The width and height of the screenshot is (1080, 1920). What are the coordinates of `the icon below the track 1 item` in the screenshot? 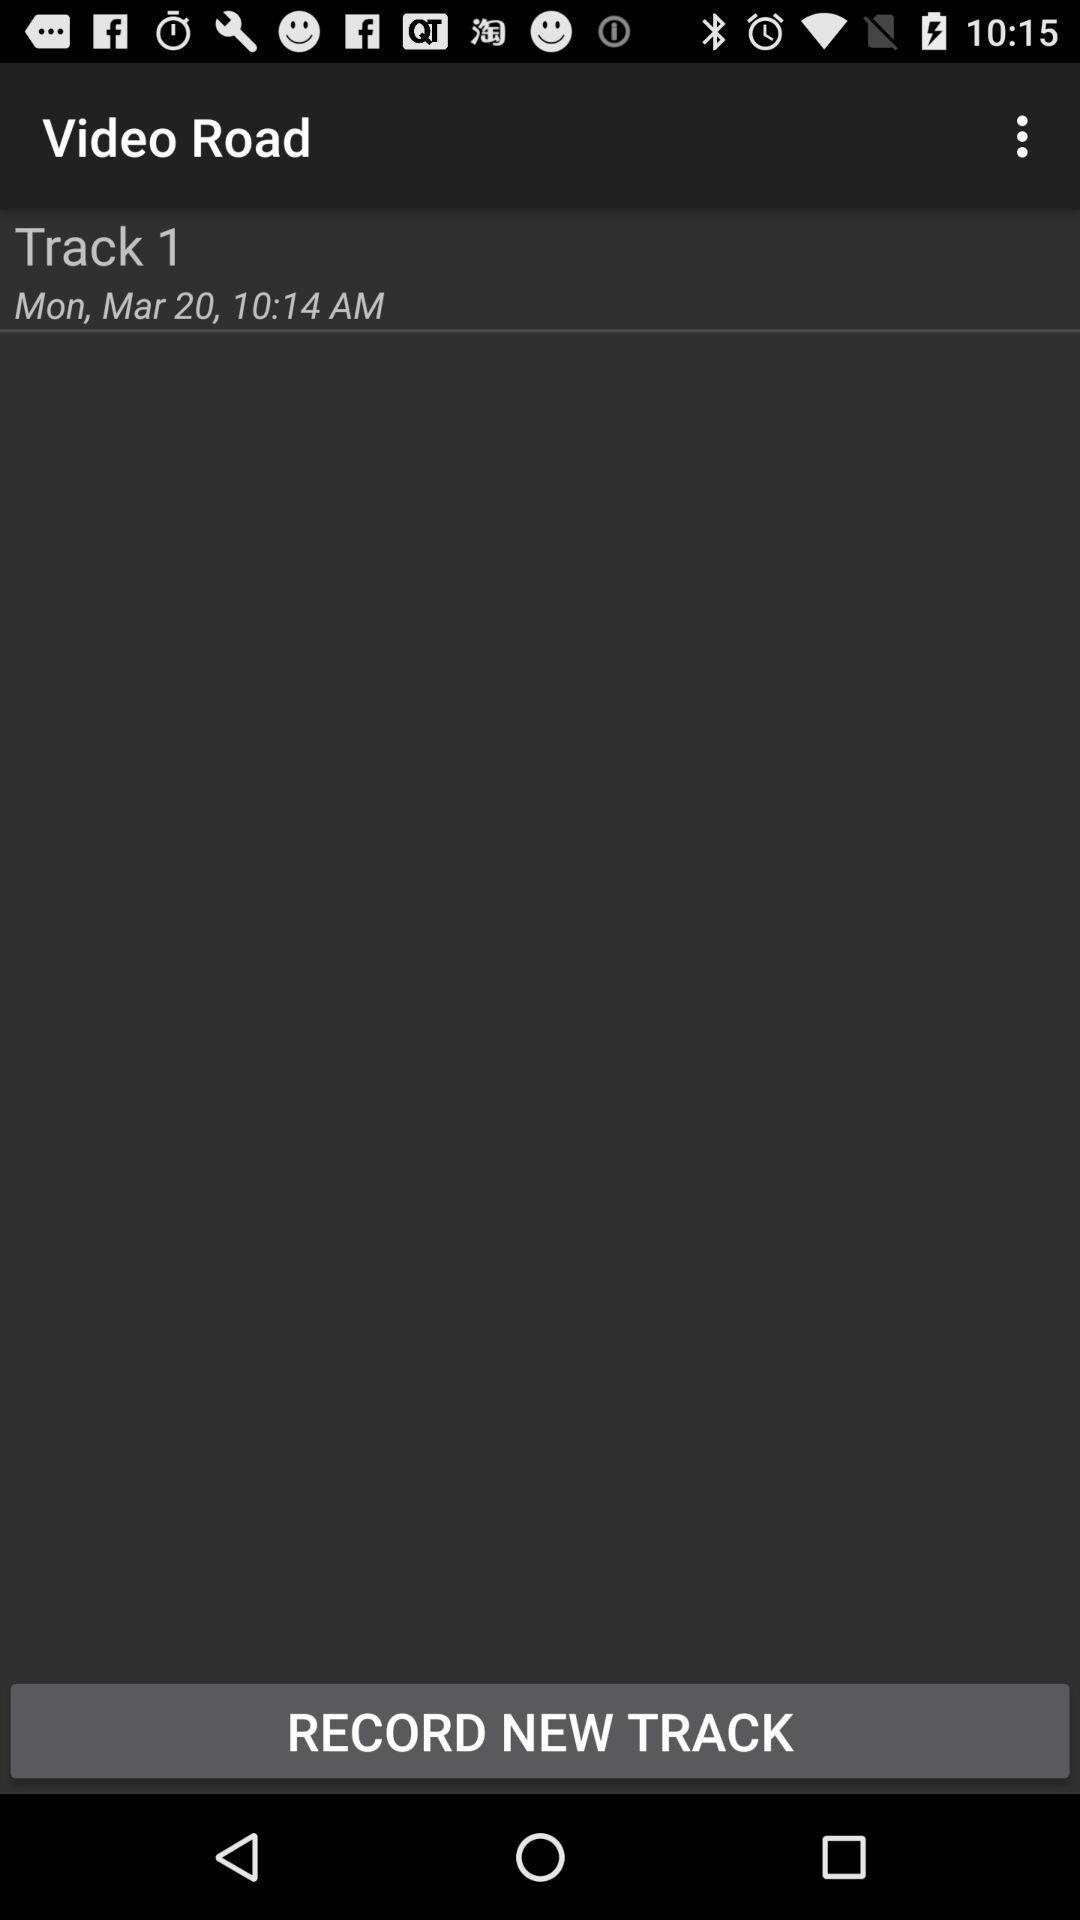 It's located at (199, 303).